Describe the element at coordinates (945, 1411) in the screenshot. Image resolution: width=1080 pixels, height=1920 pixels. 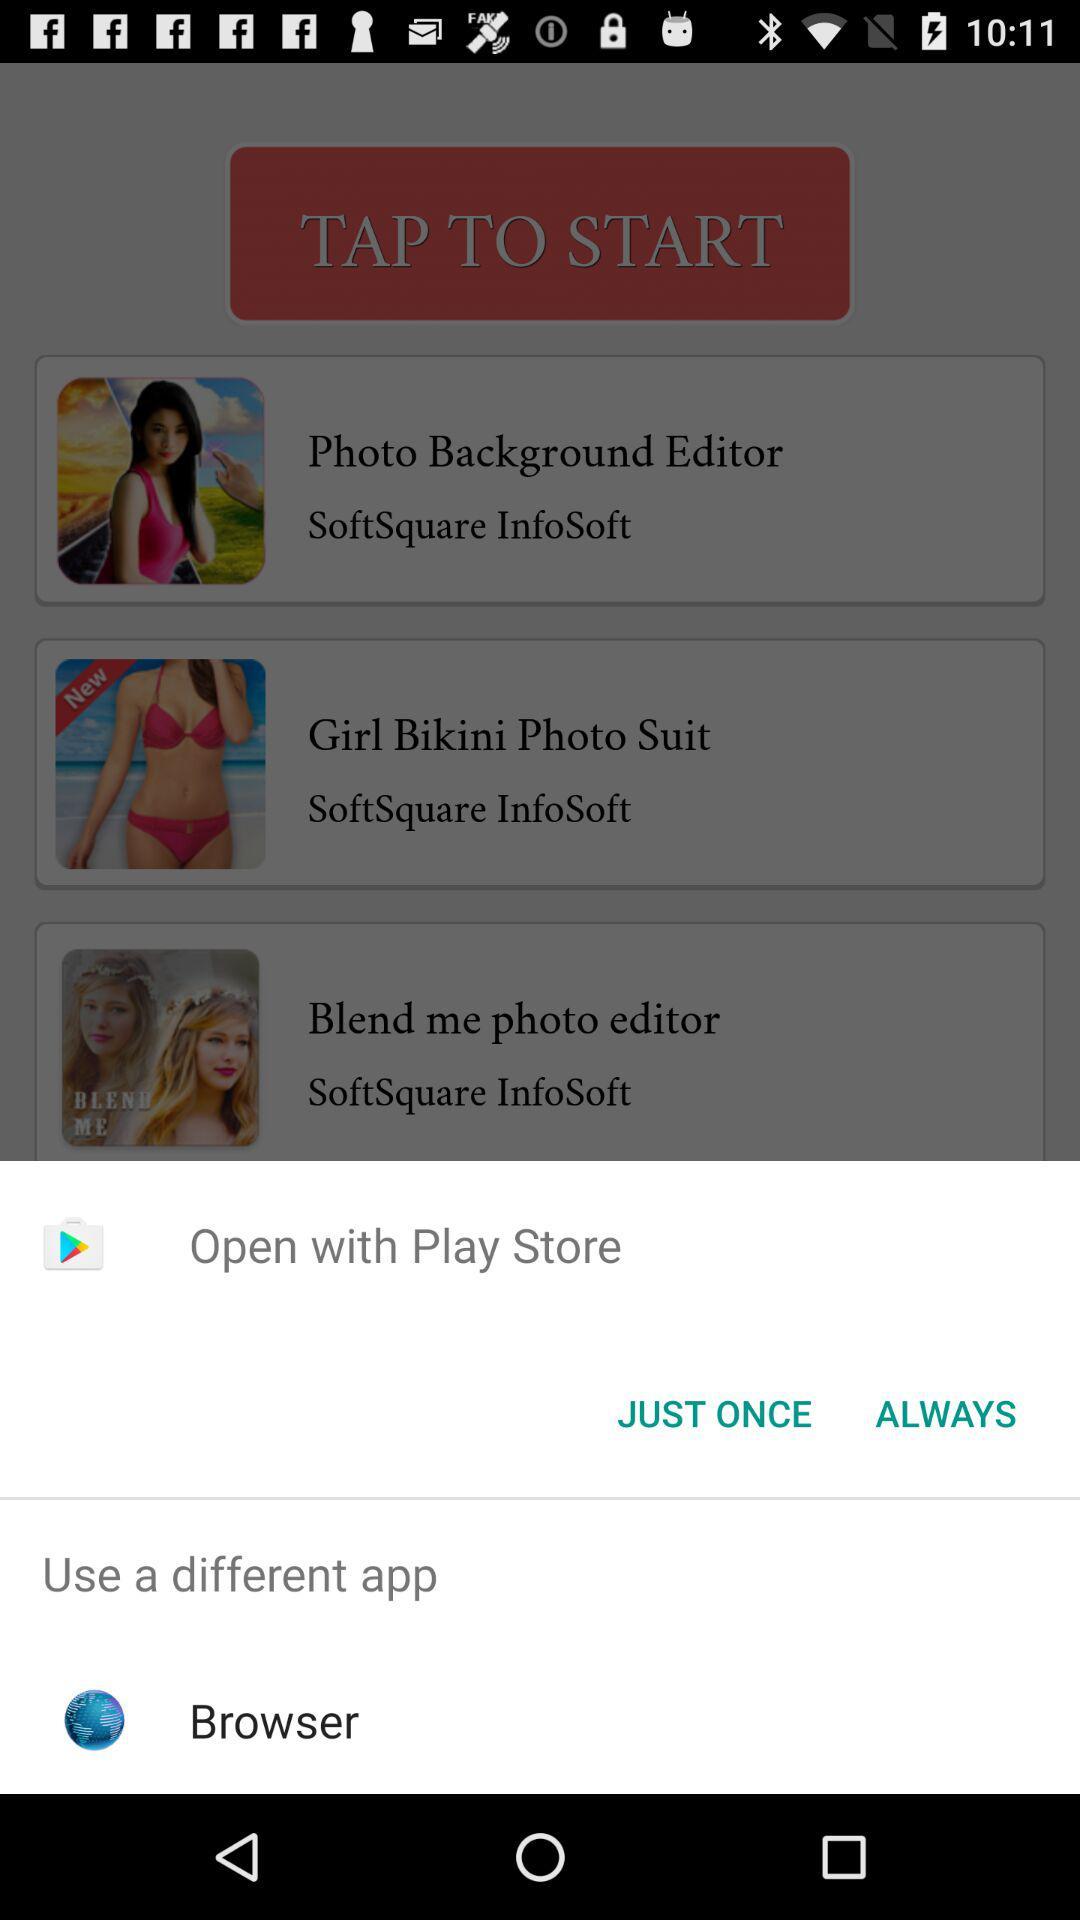
I see `always at the bottom right corner` at that location.